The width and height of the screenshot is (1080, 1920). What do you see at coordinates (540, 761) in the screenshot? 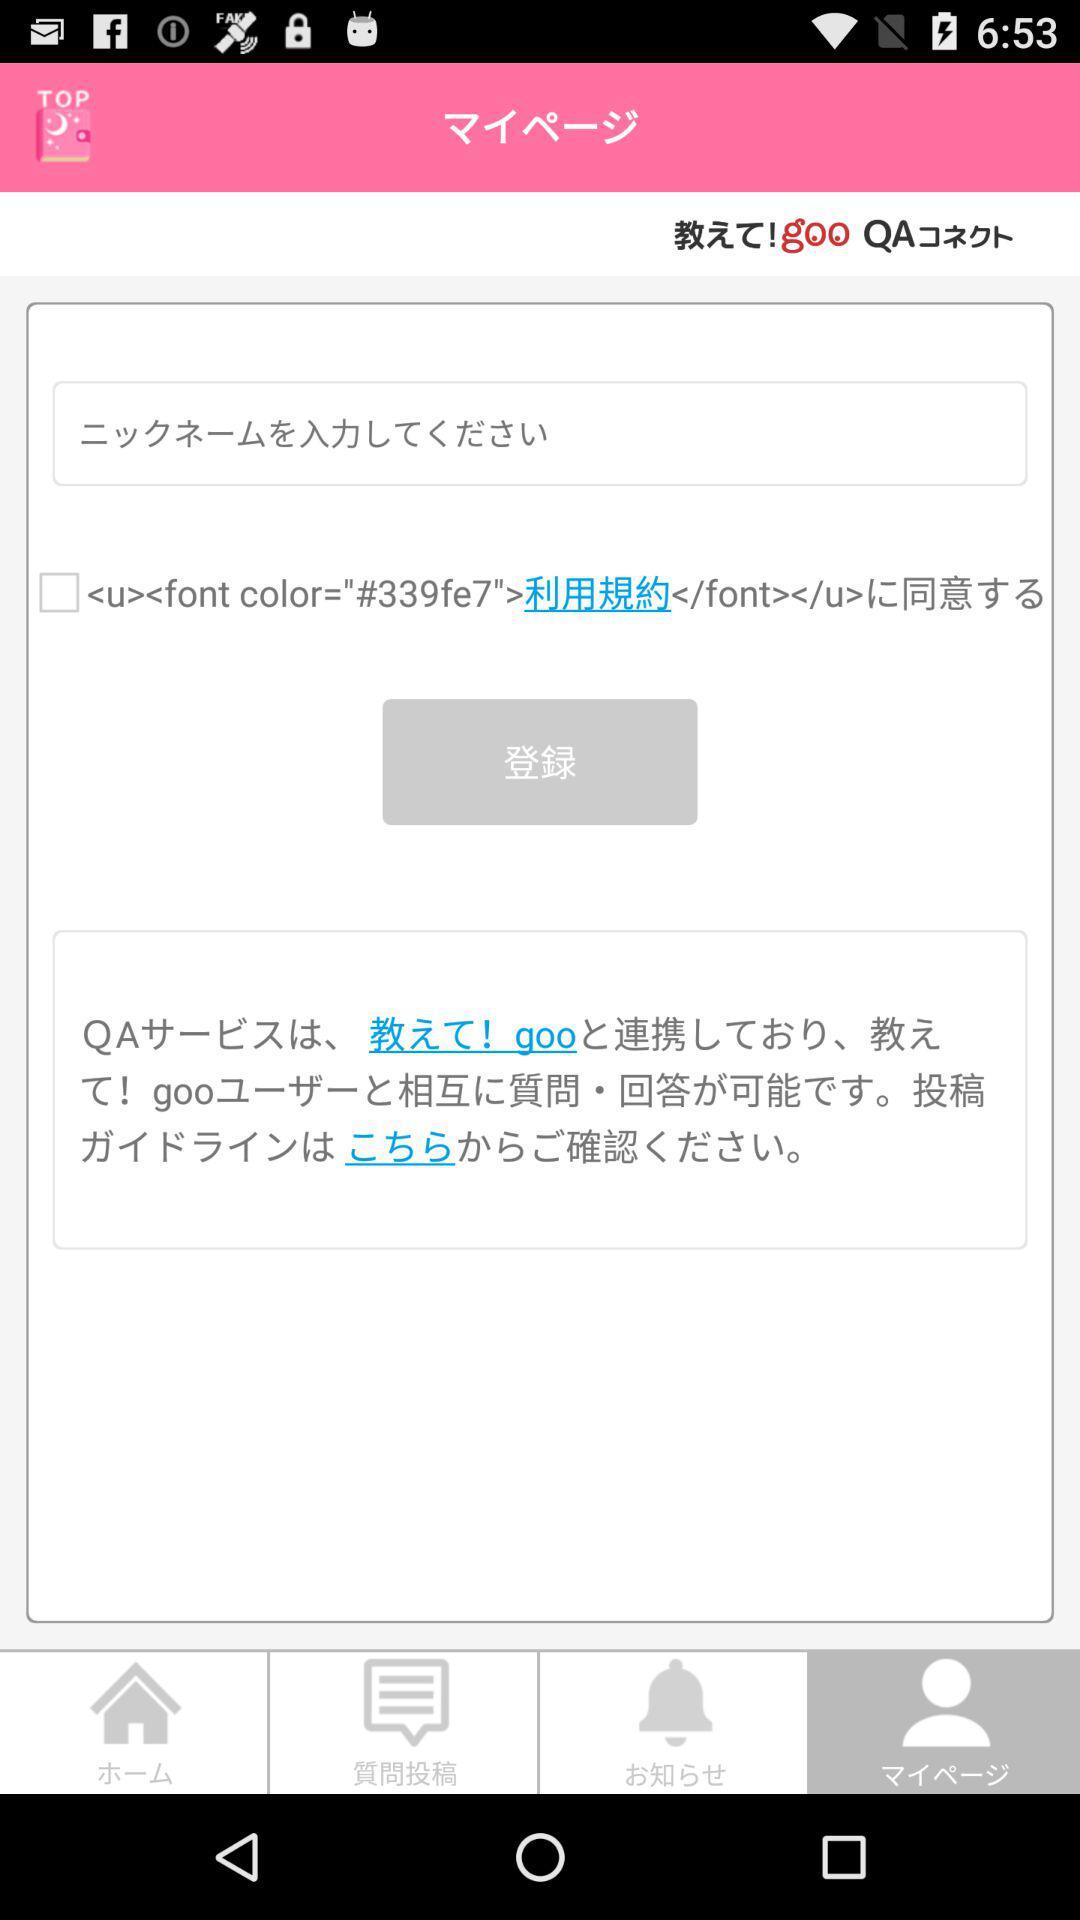
I see `the item below the u font color icon` at bounding box center [540, 761].